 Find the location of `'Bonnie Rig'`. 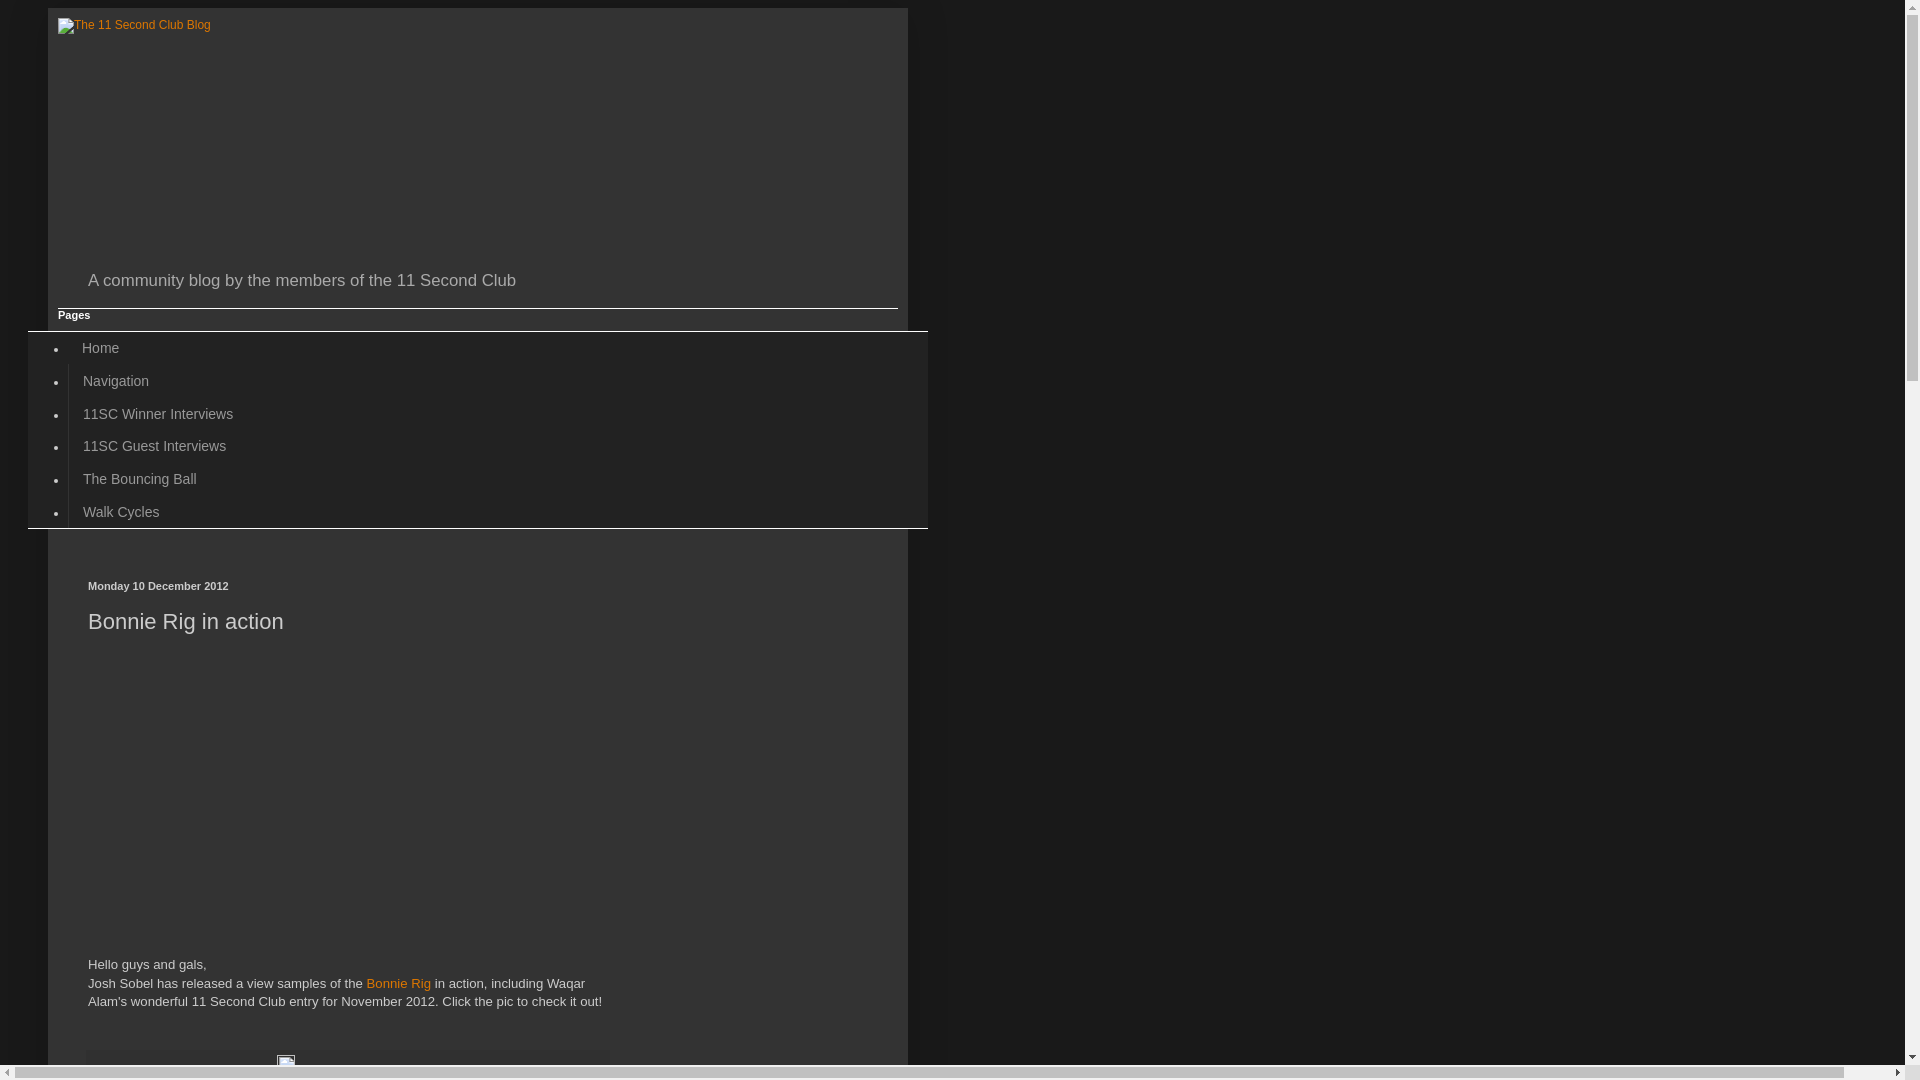

'Bonnie Rig' is located at coordinates (399, 982).